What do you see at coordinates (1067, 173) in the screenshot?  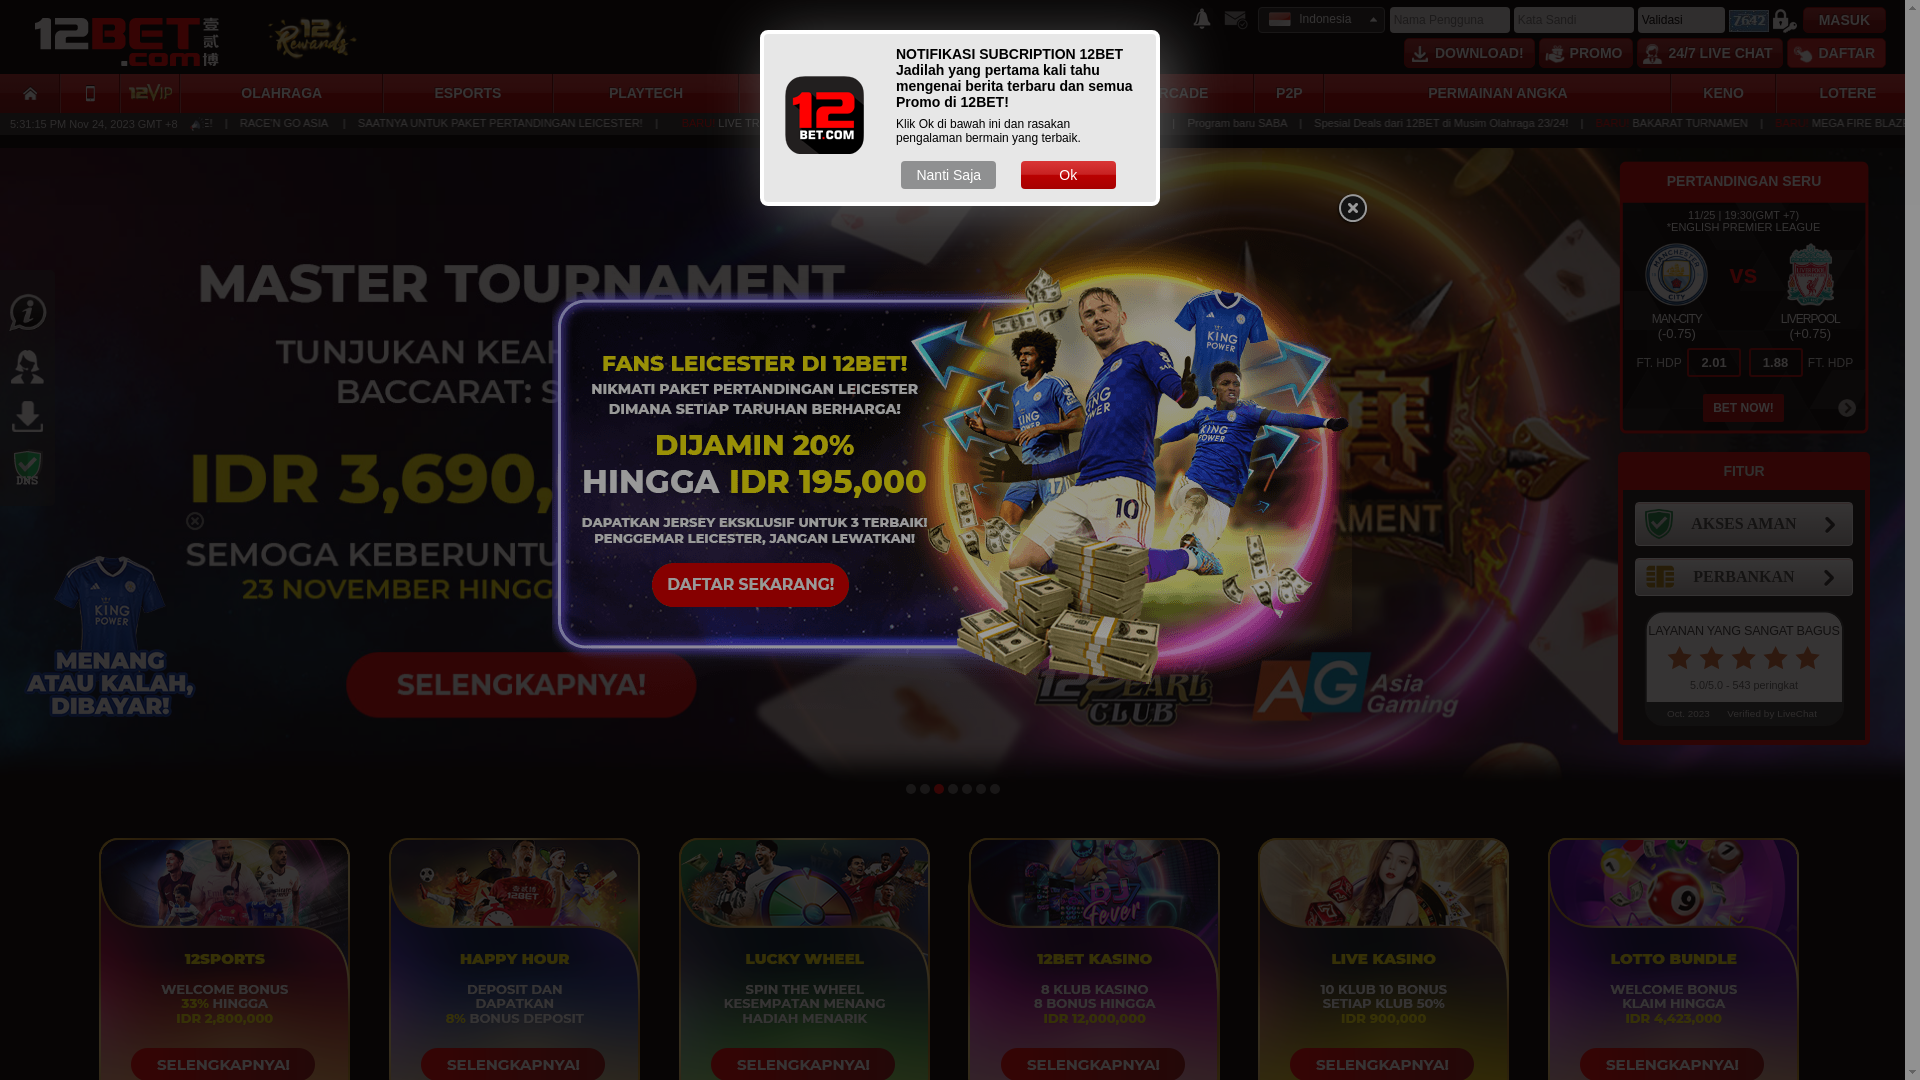 I see `'Ok'` at bounding box center [1067, 173].